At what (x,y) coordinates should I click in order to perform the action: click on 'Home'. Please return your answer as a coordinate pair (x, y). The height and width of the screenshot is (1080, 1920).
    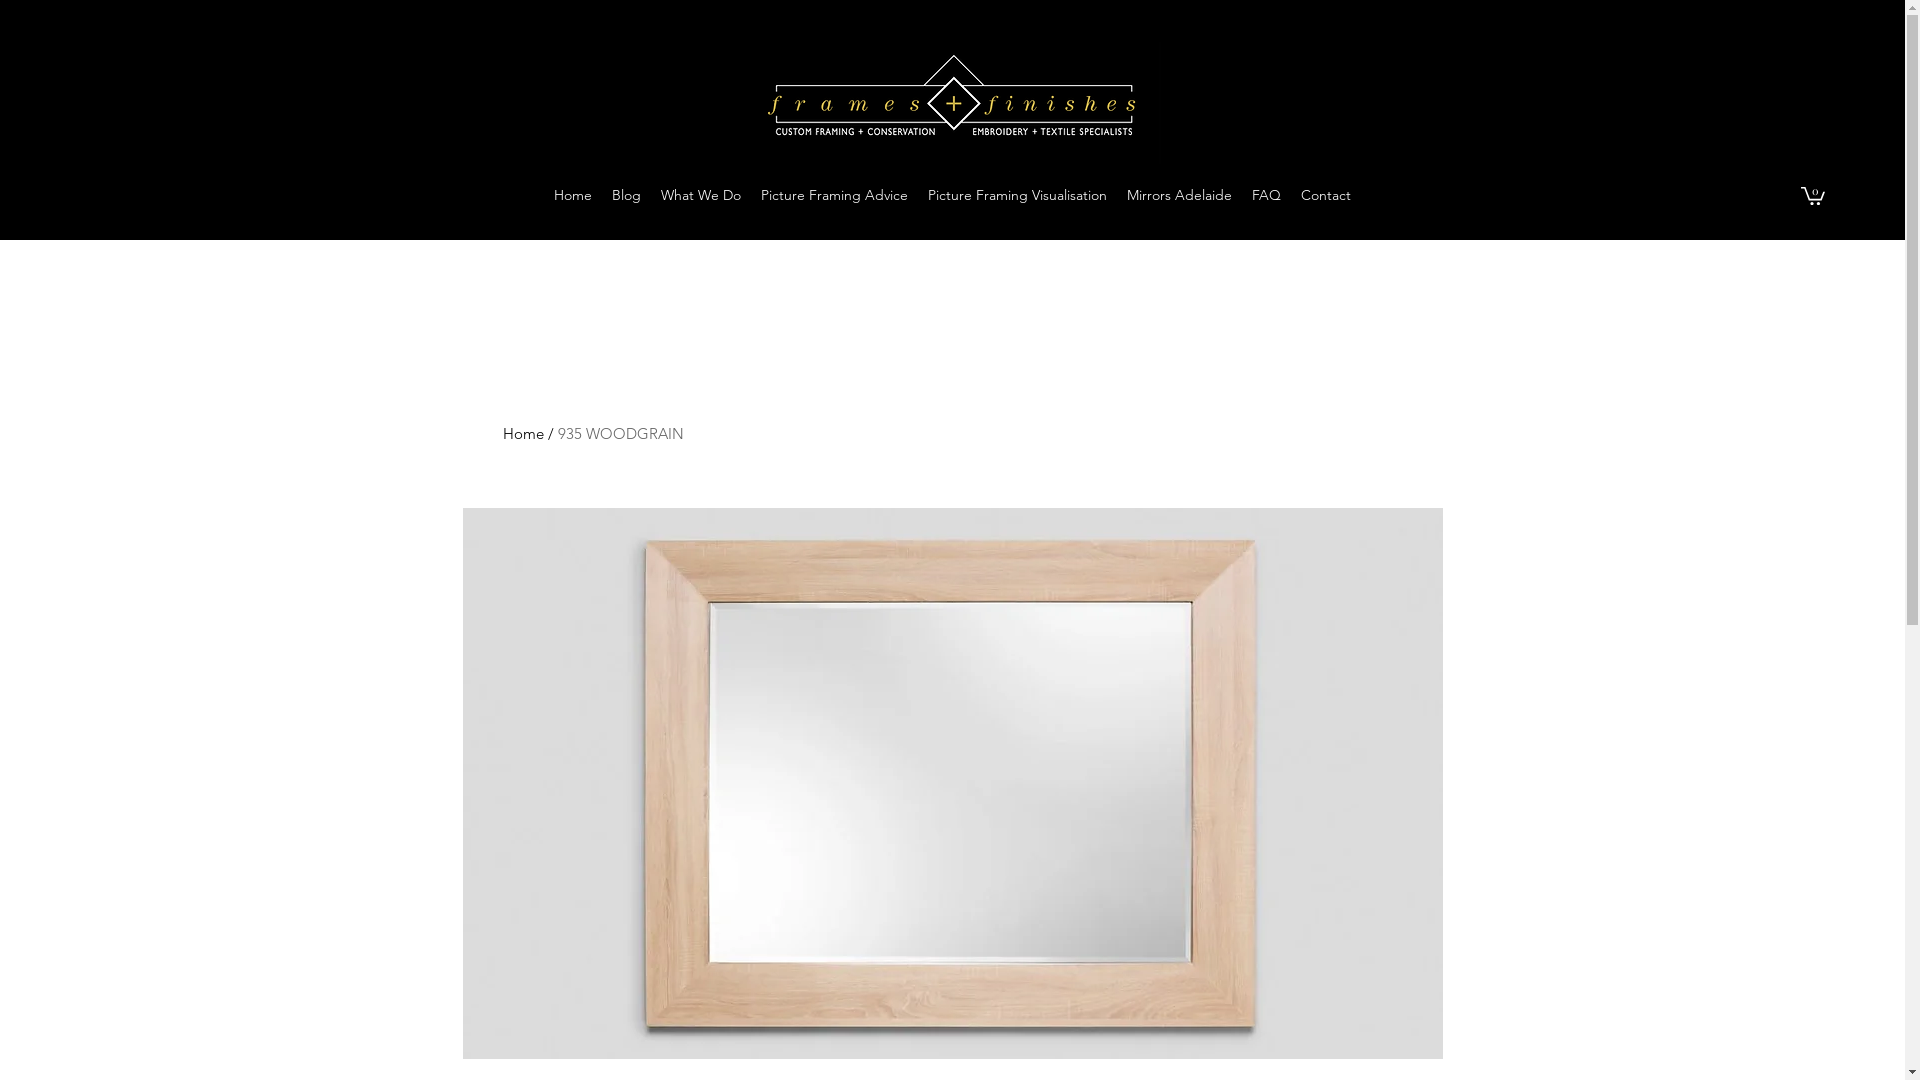
    Looking at the image, I should click on (571, 195).